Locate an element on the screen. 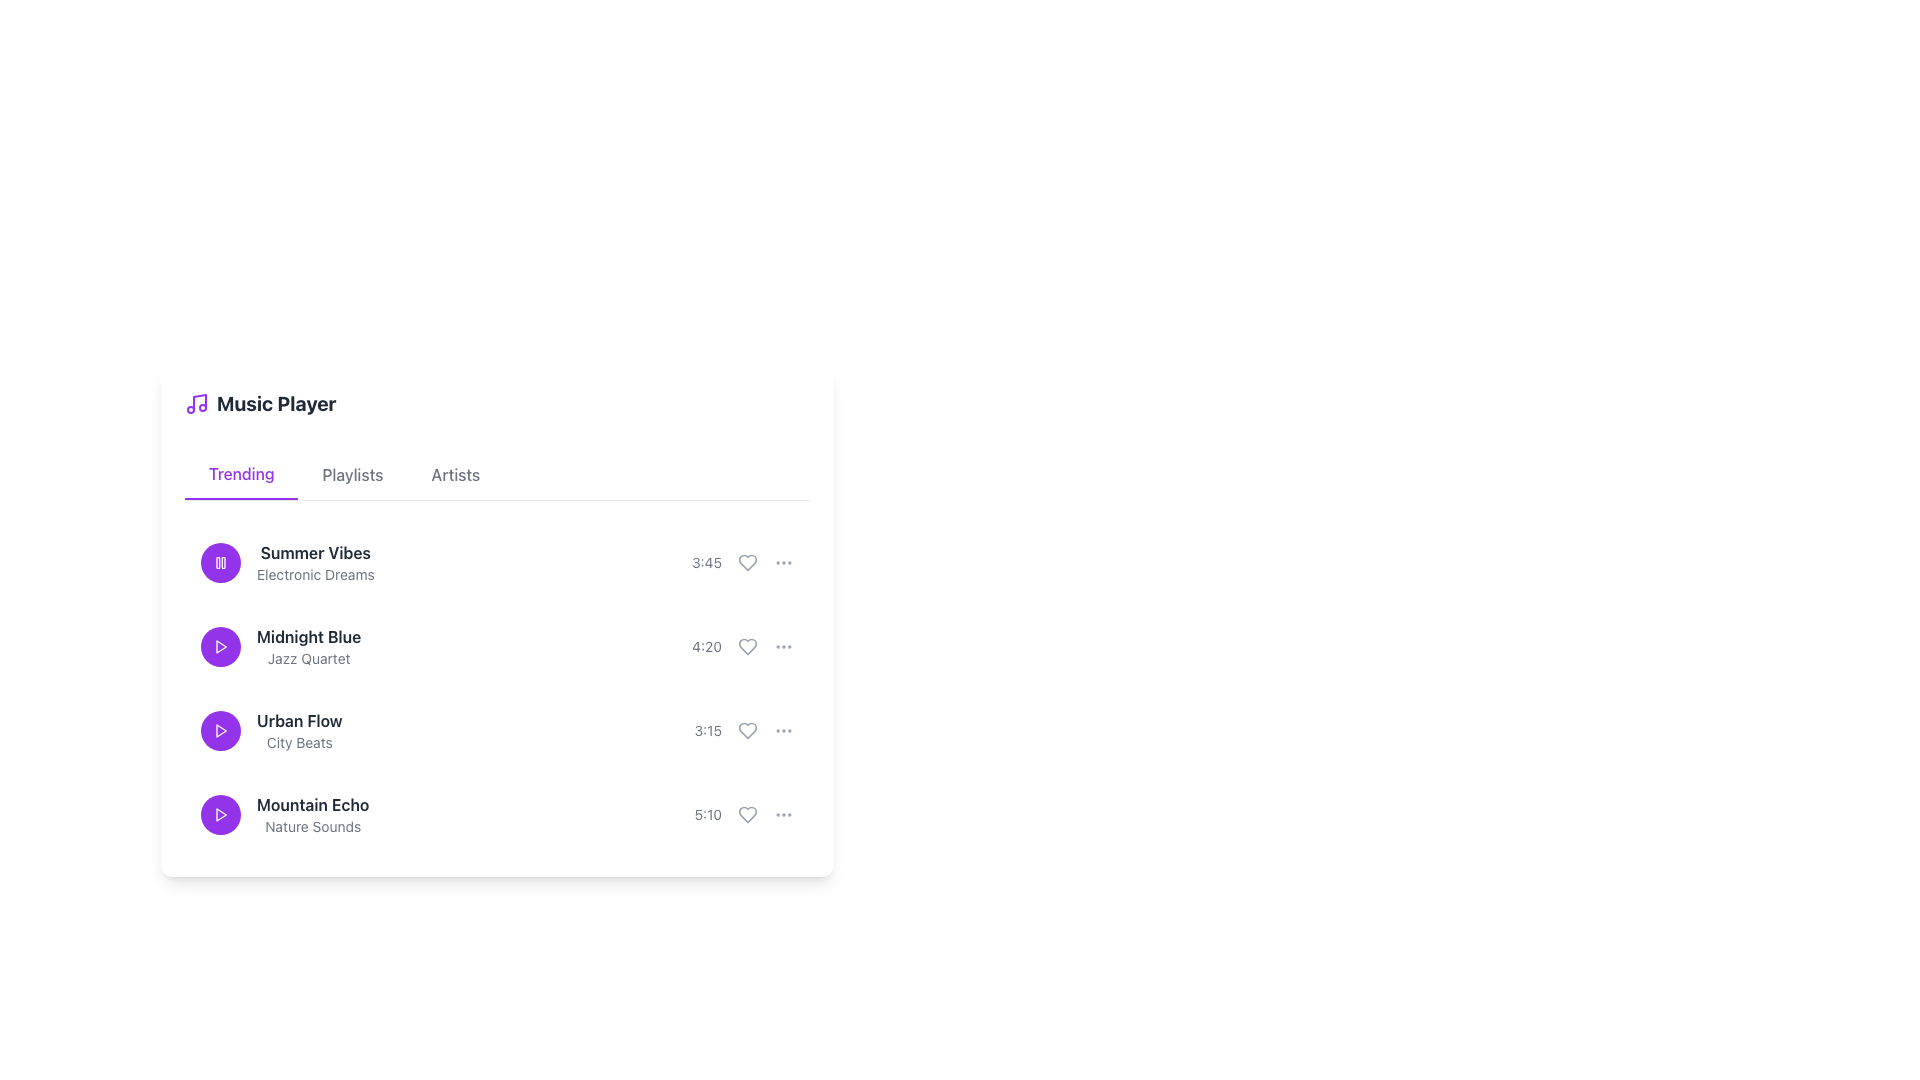  the heart-shaped icon button with a hollow center, styled in light gray, located to the right of the time label '3:15' in the music player interface is located at coordinates (747, 731).